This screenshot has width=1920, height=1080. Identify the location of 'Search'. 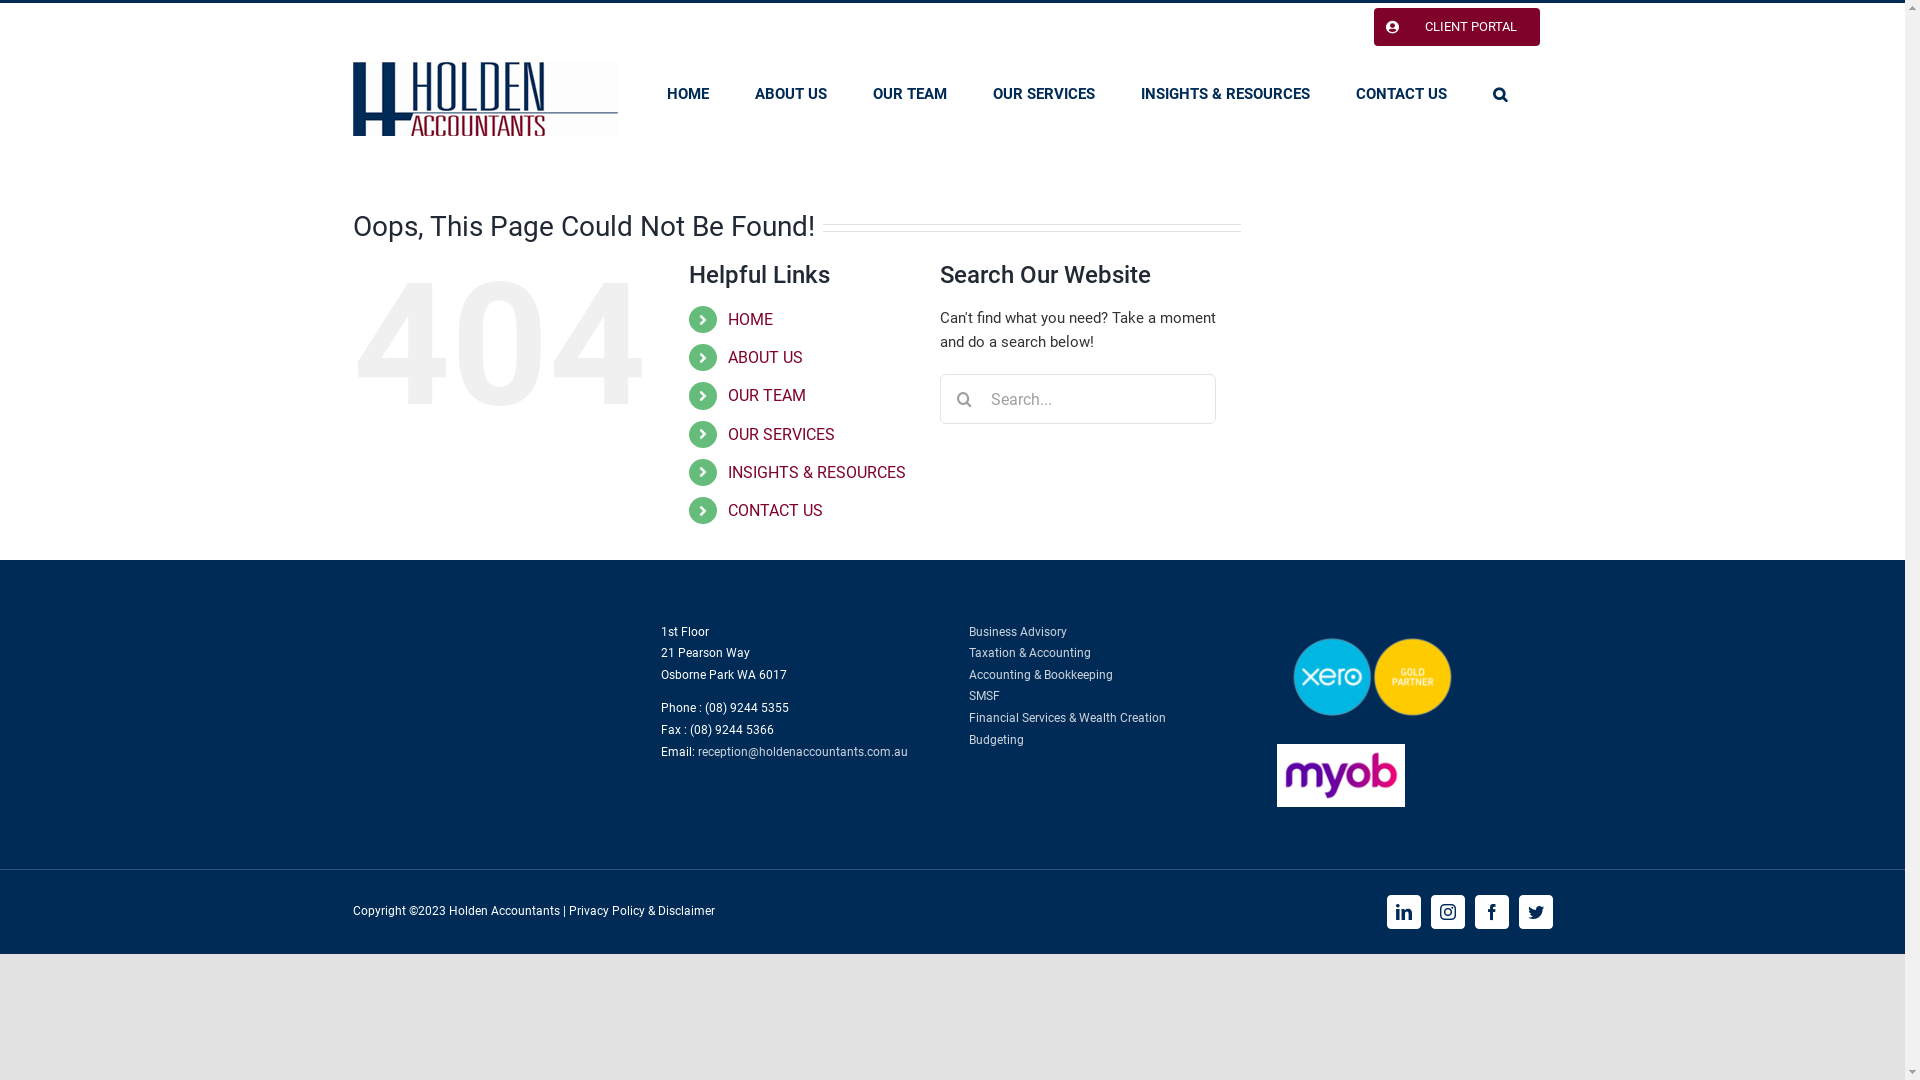
(1498, 93).